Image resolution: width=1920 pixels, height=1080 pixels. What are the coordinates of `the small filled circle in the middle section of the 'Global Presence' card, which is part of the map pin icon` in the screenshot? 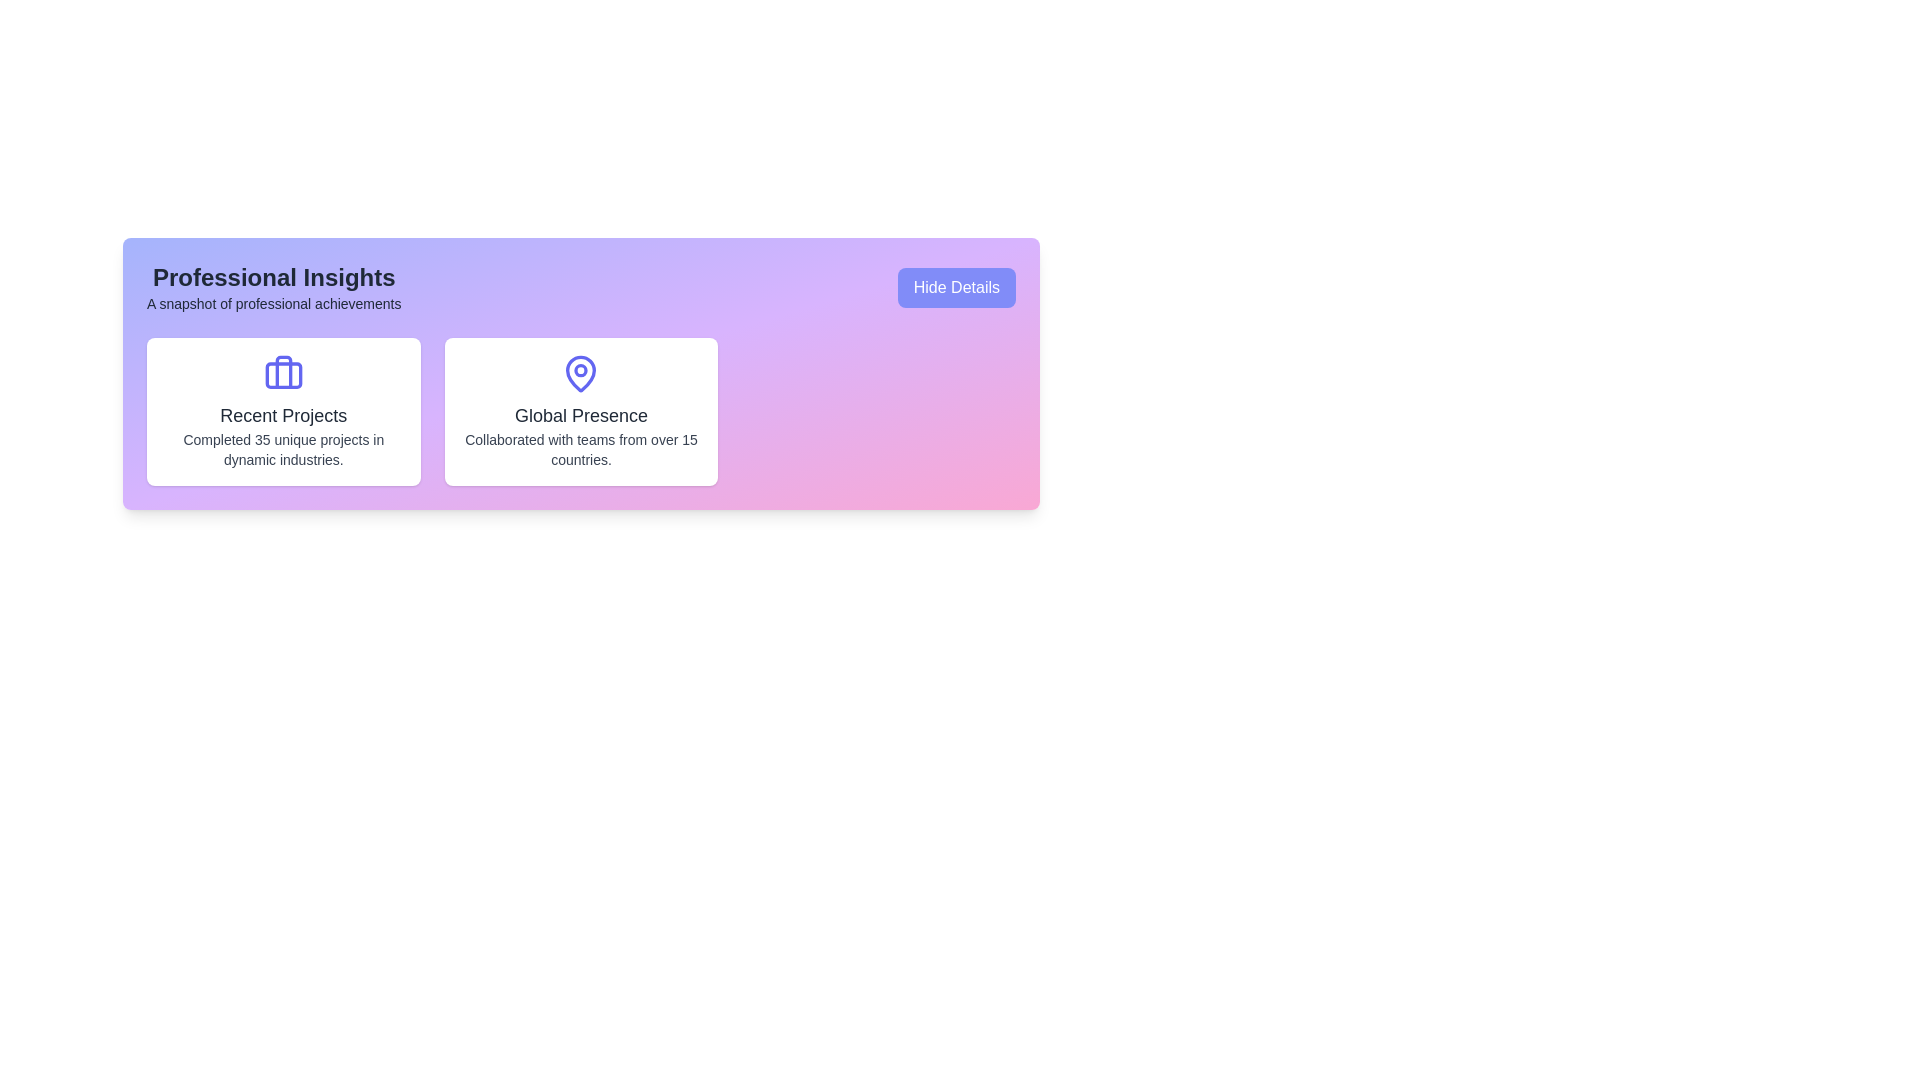 It's located at (580, 370).